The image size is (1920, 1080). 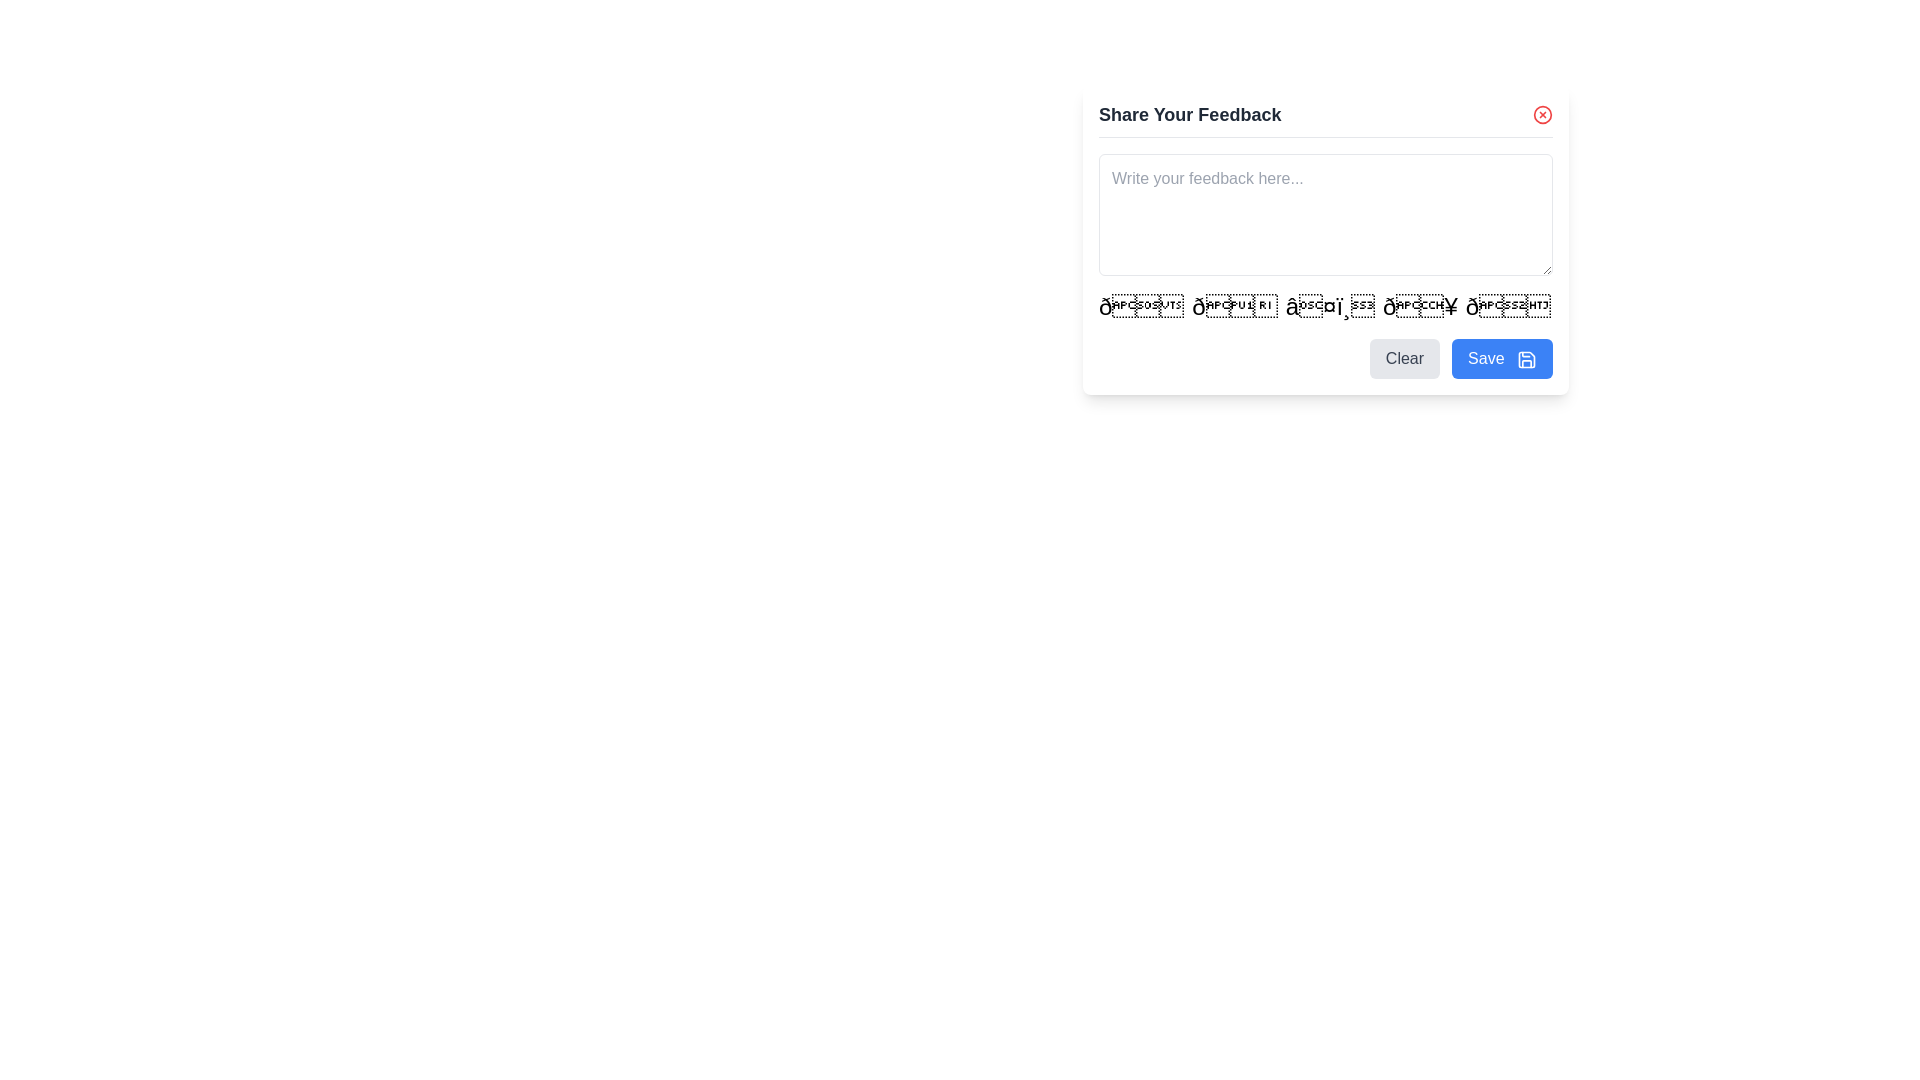 I want to click on the save button icon, which is a graphical icon styled as a save button within a rectangular blue button labeled 'Save', located to the right of the text label, so click(x=1525, y=357).